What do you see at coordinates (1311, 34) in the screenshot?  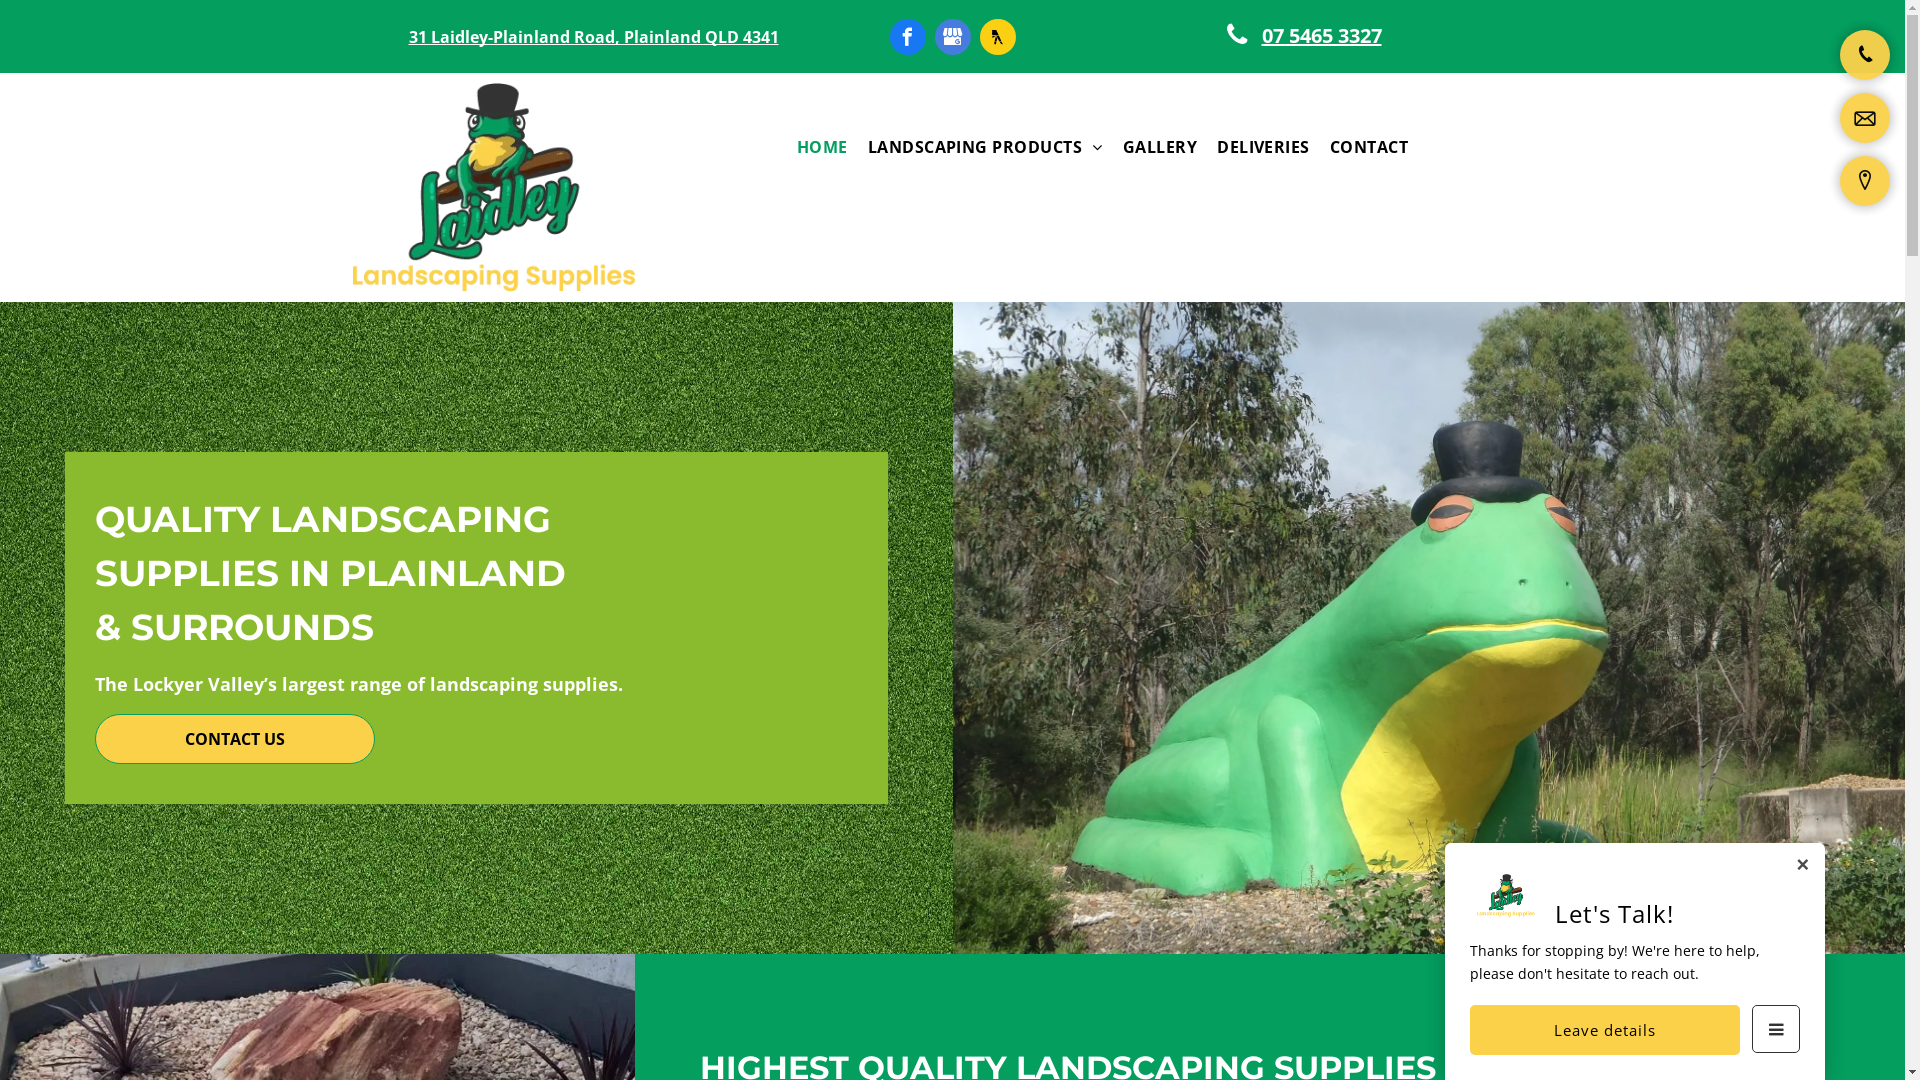 I see `'07 5465 3327'` at bounding box center [1311, 34].